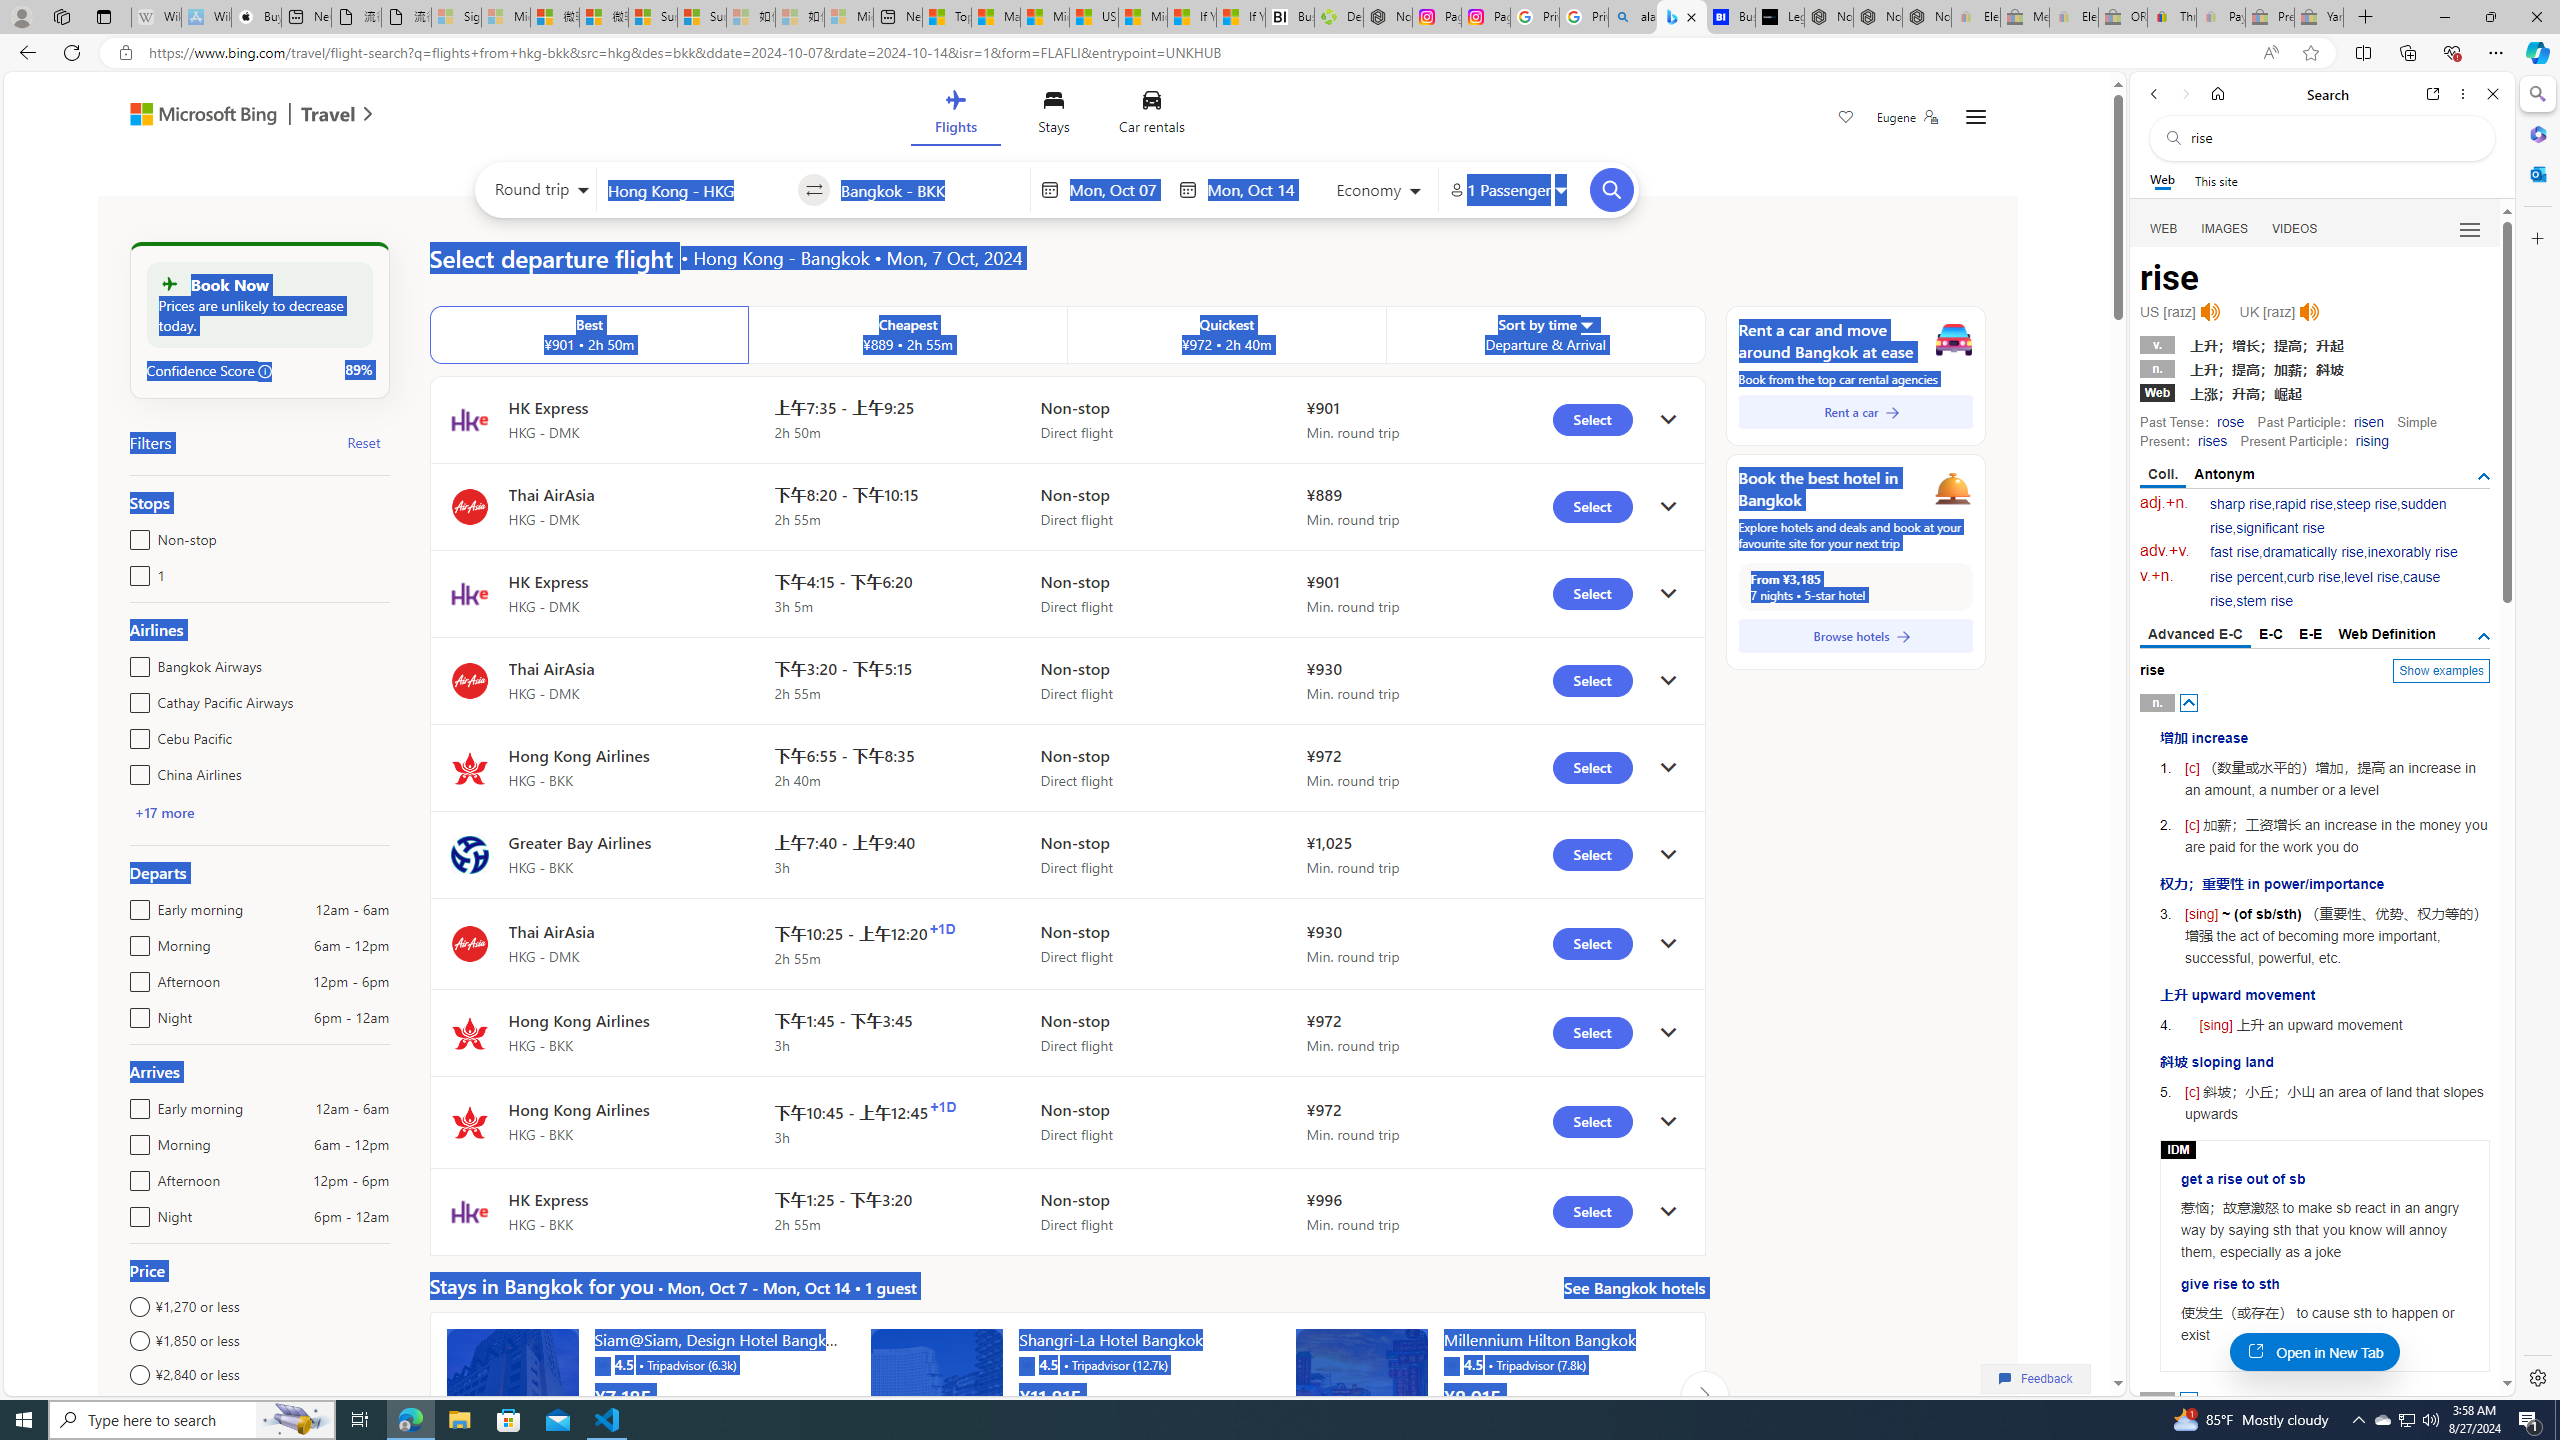 Image resolution: width=2560 pixels, height=1440 pixels. Describe the element at coordinates (2365, 503) in the screenshot. I see `'steep rise'` at that location.